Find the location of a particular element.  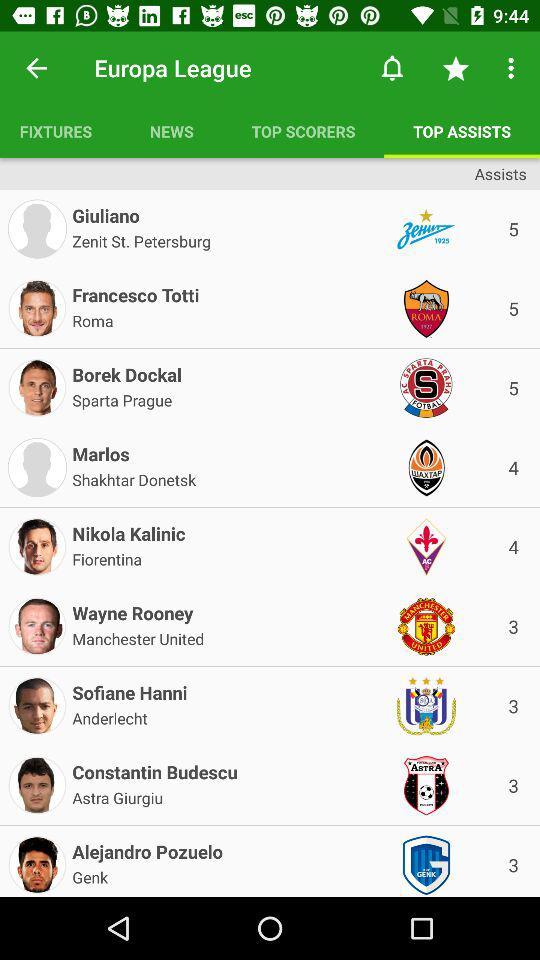

the icon above the fixtures icon is located at coordinates (36, 68).